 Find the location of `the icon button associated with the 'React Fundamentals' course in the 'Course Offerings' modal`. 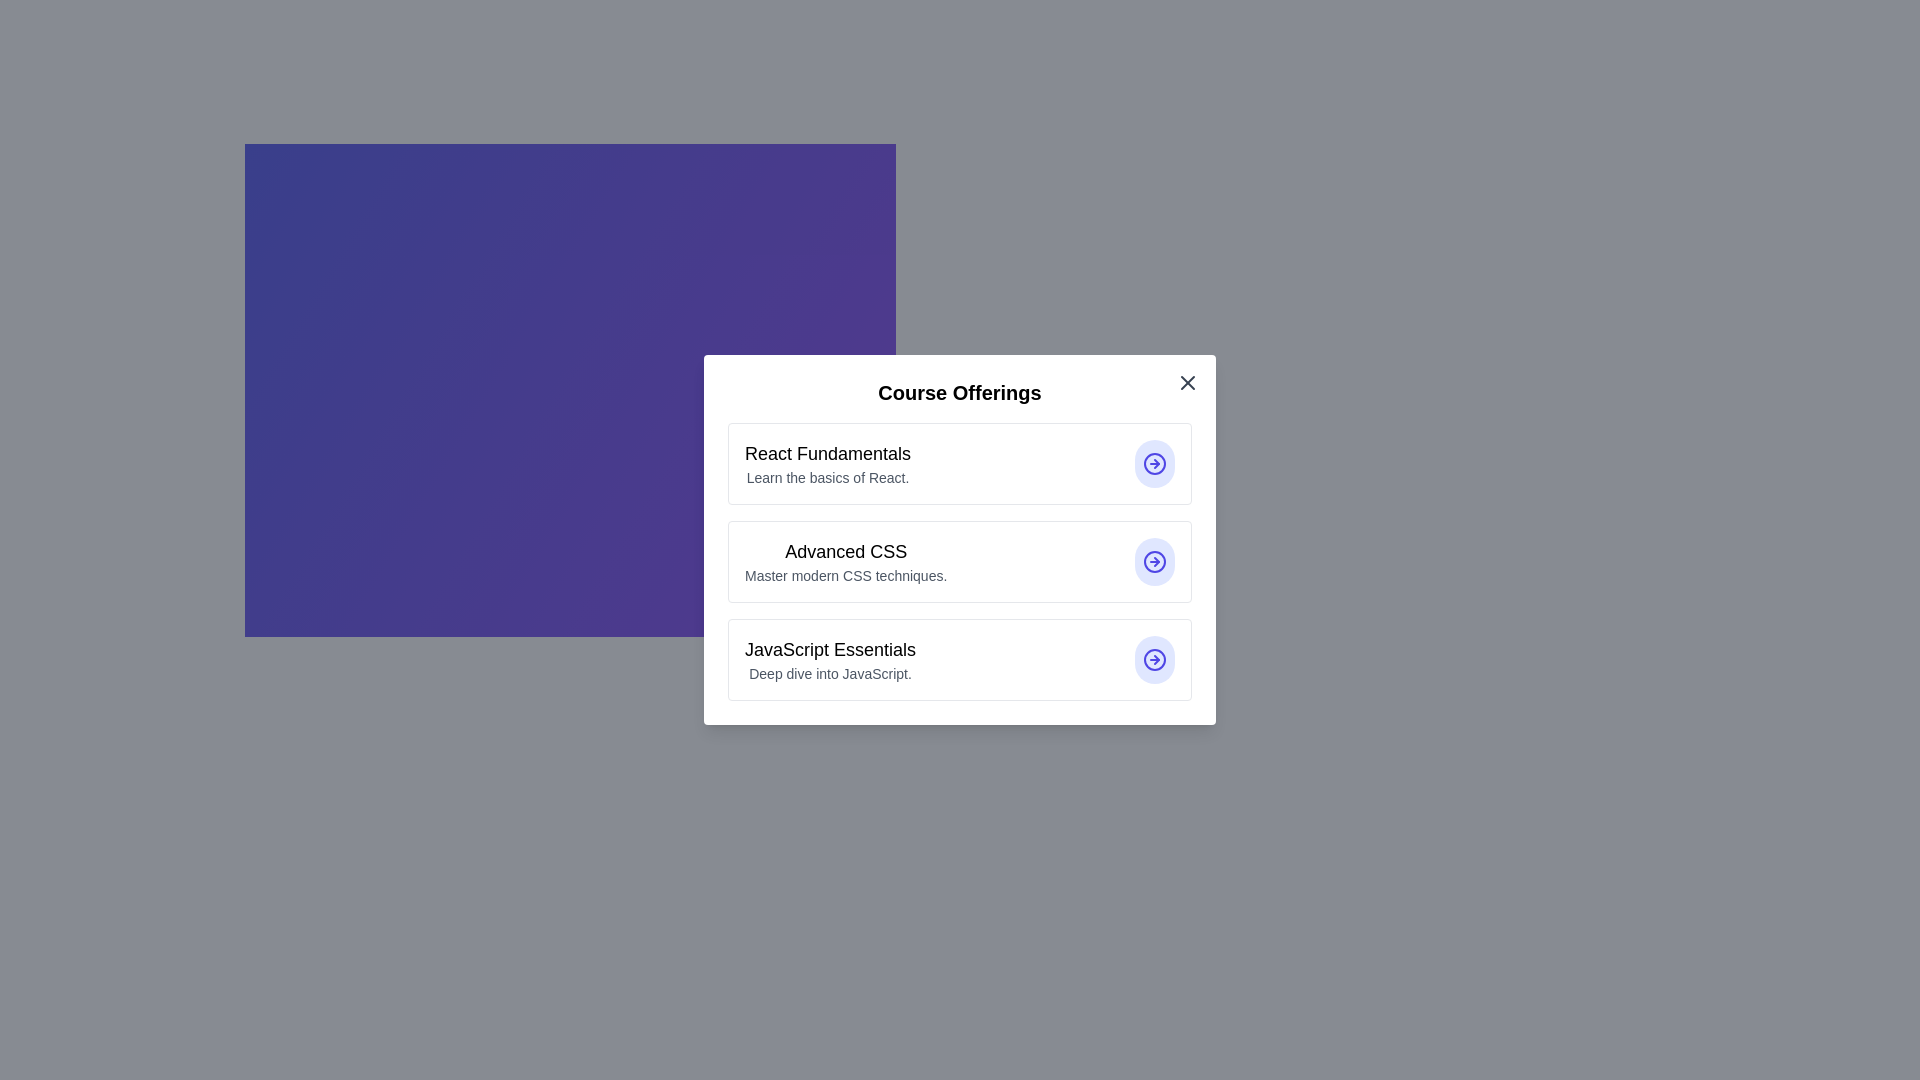

the icon button associated with the 'React Fundamentals' course in the 'Course Offerings' modal is located at coordinates (1155, 463).